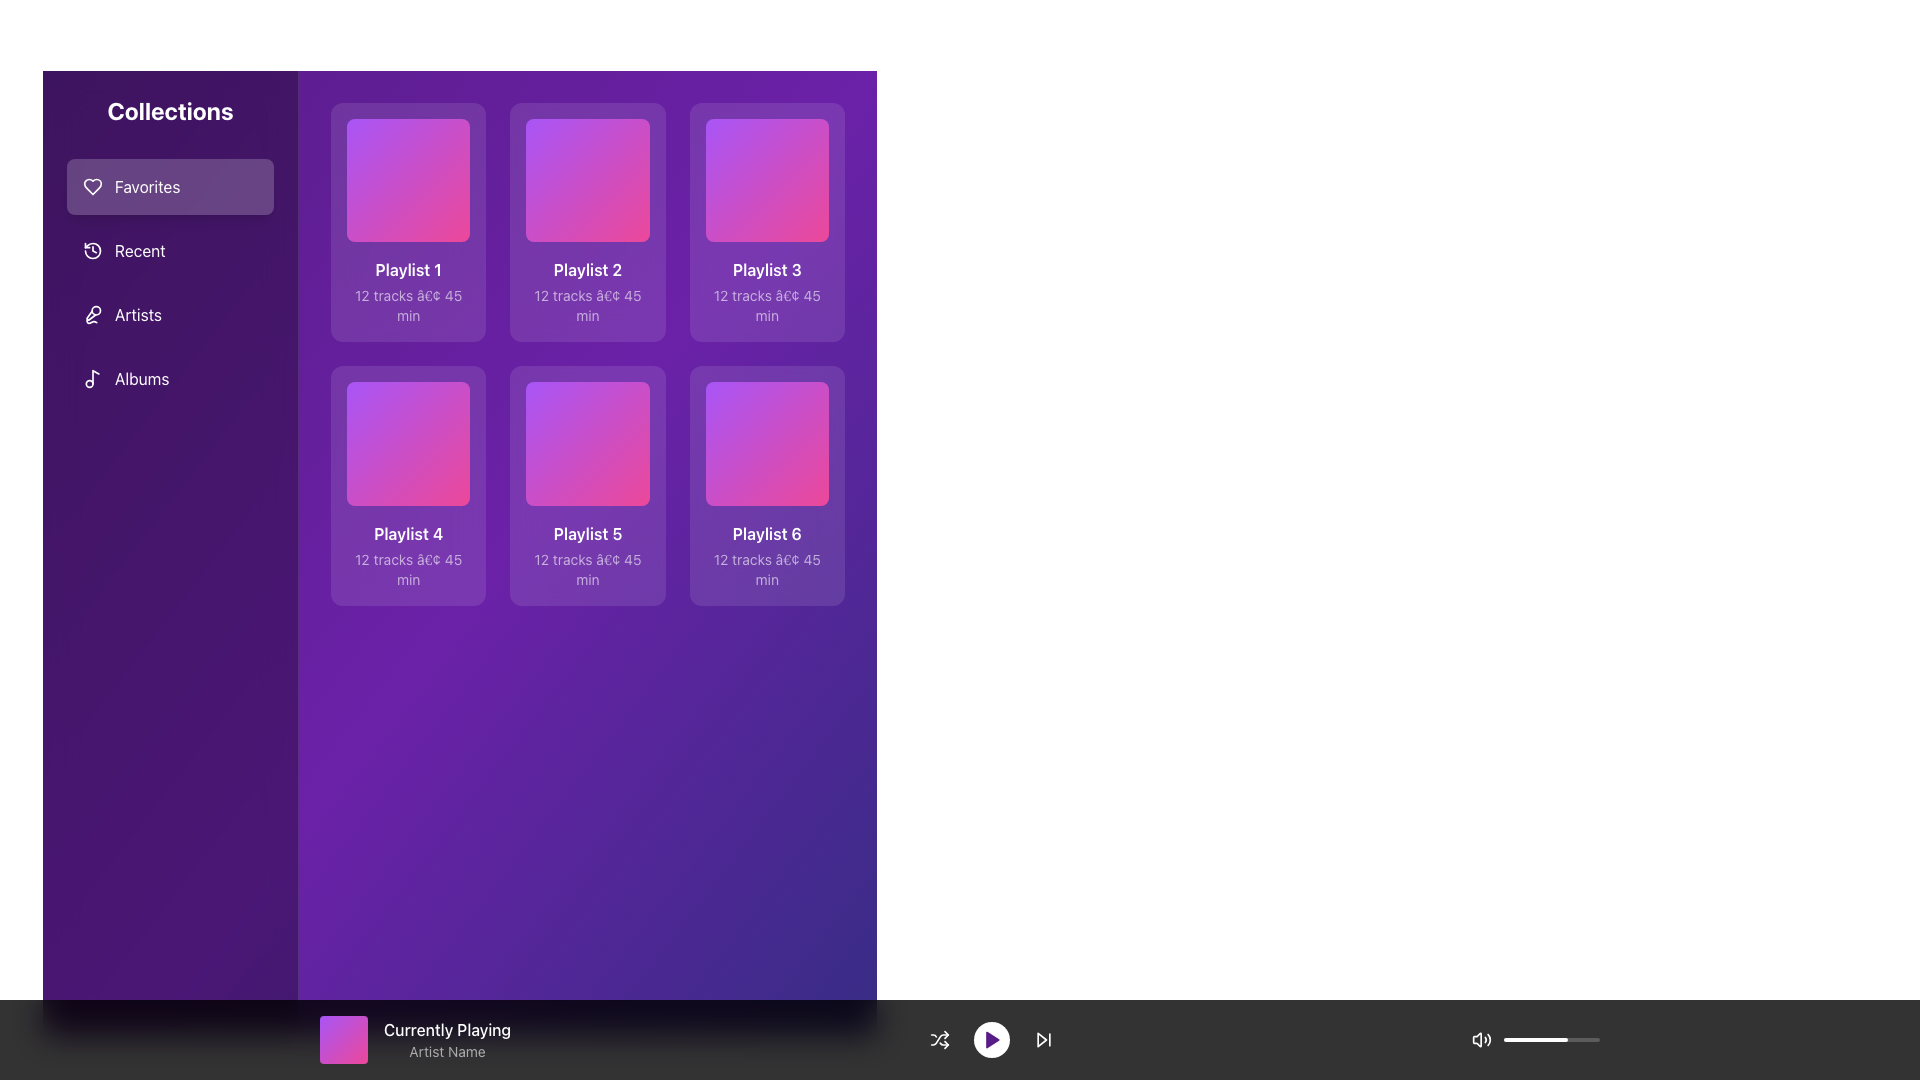  I want to click on the navigation button located as the fourth item in the vertical list on the left-hand side of the interface, so click(170, 378).